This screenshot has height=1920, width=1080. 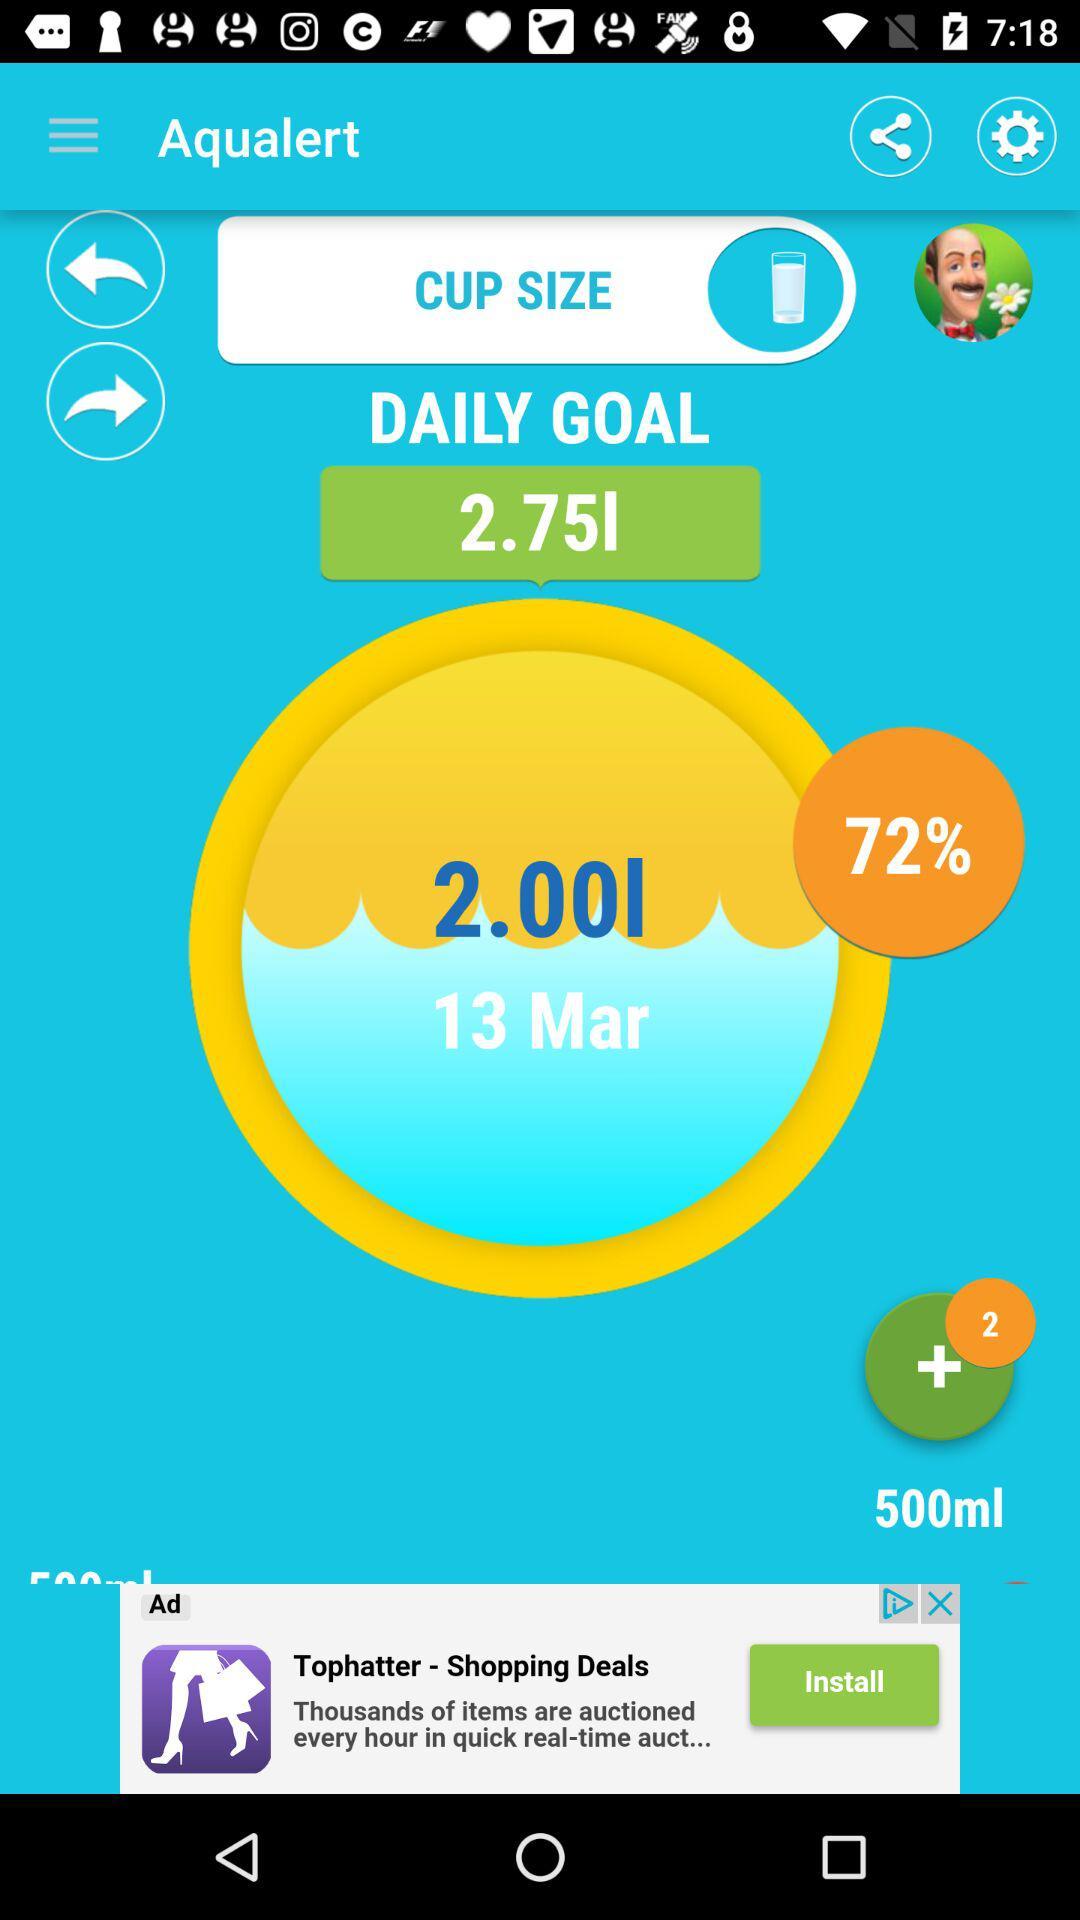 I want to click on the reply icon, so click(x=105, y=268).